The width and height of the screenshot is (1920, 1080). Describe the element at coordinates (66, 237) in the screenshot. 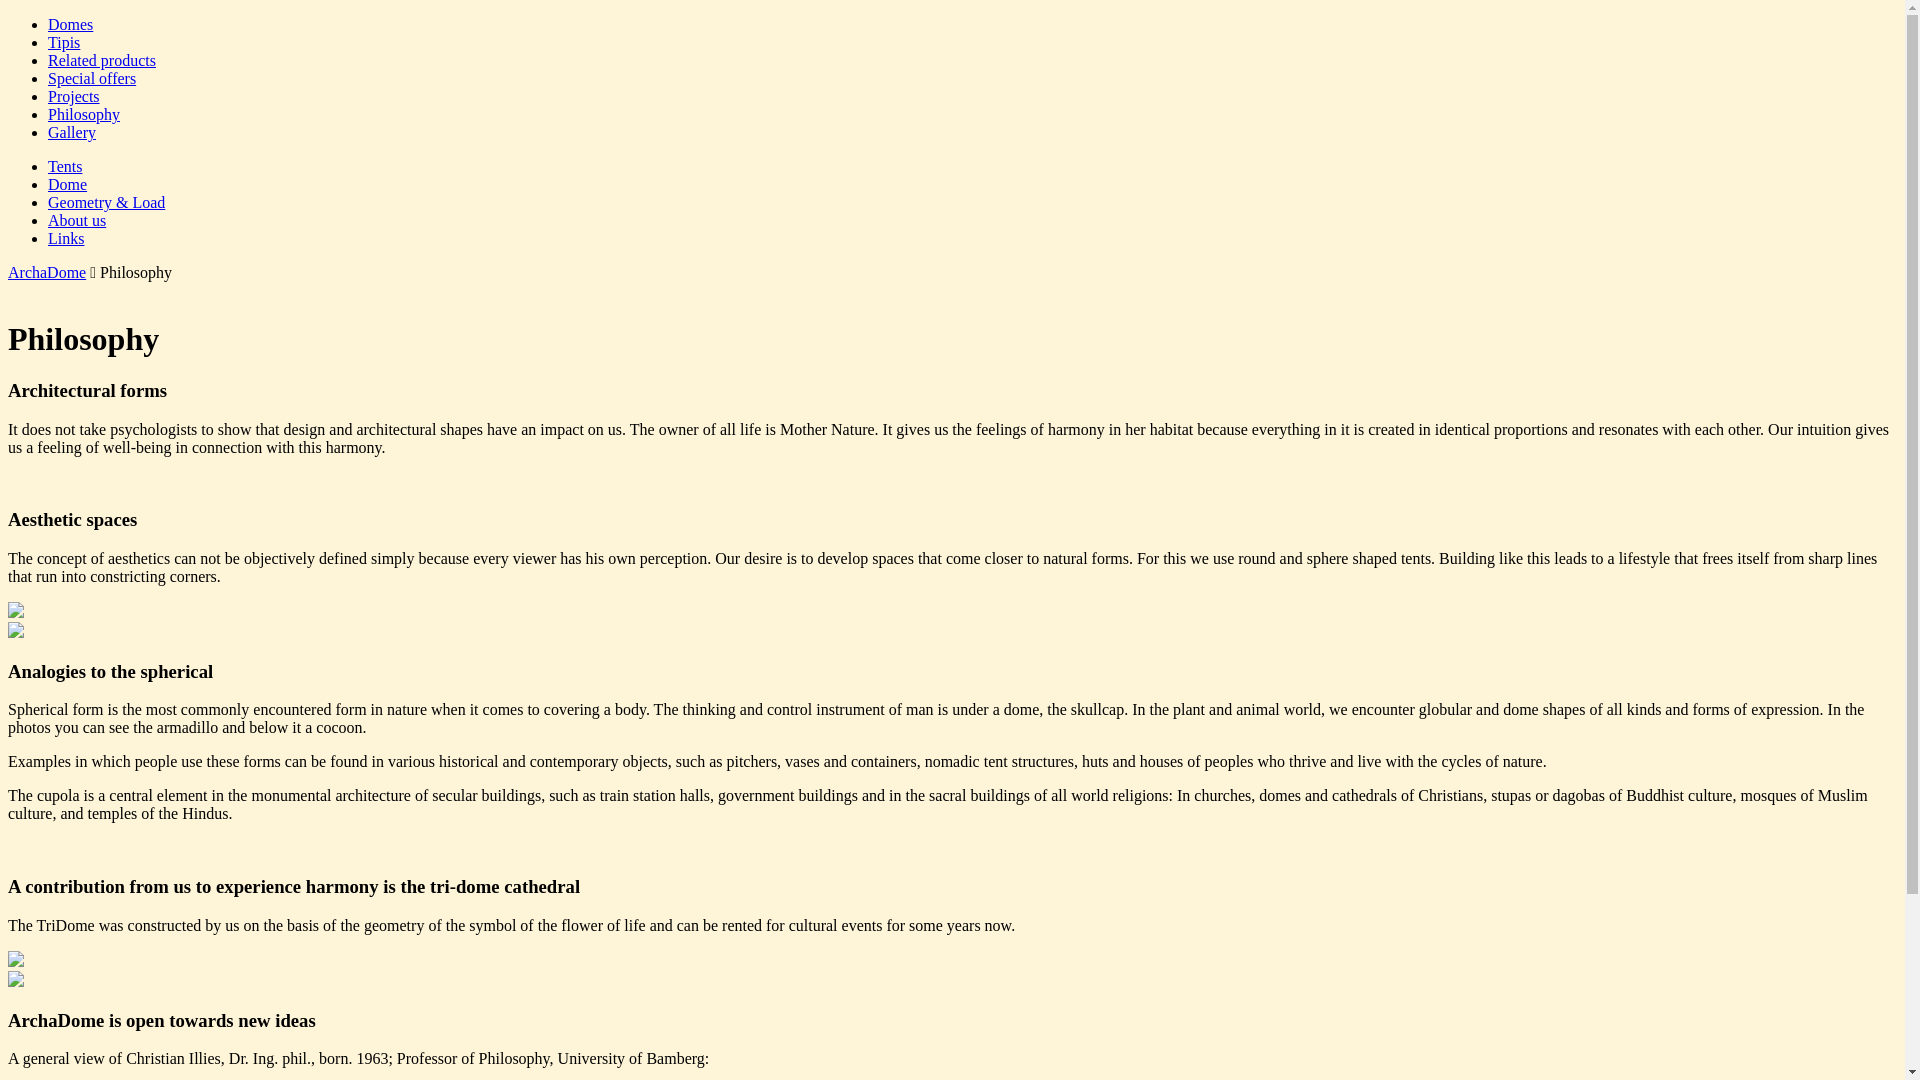

I see `'Links'` at that location.